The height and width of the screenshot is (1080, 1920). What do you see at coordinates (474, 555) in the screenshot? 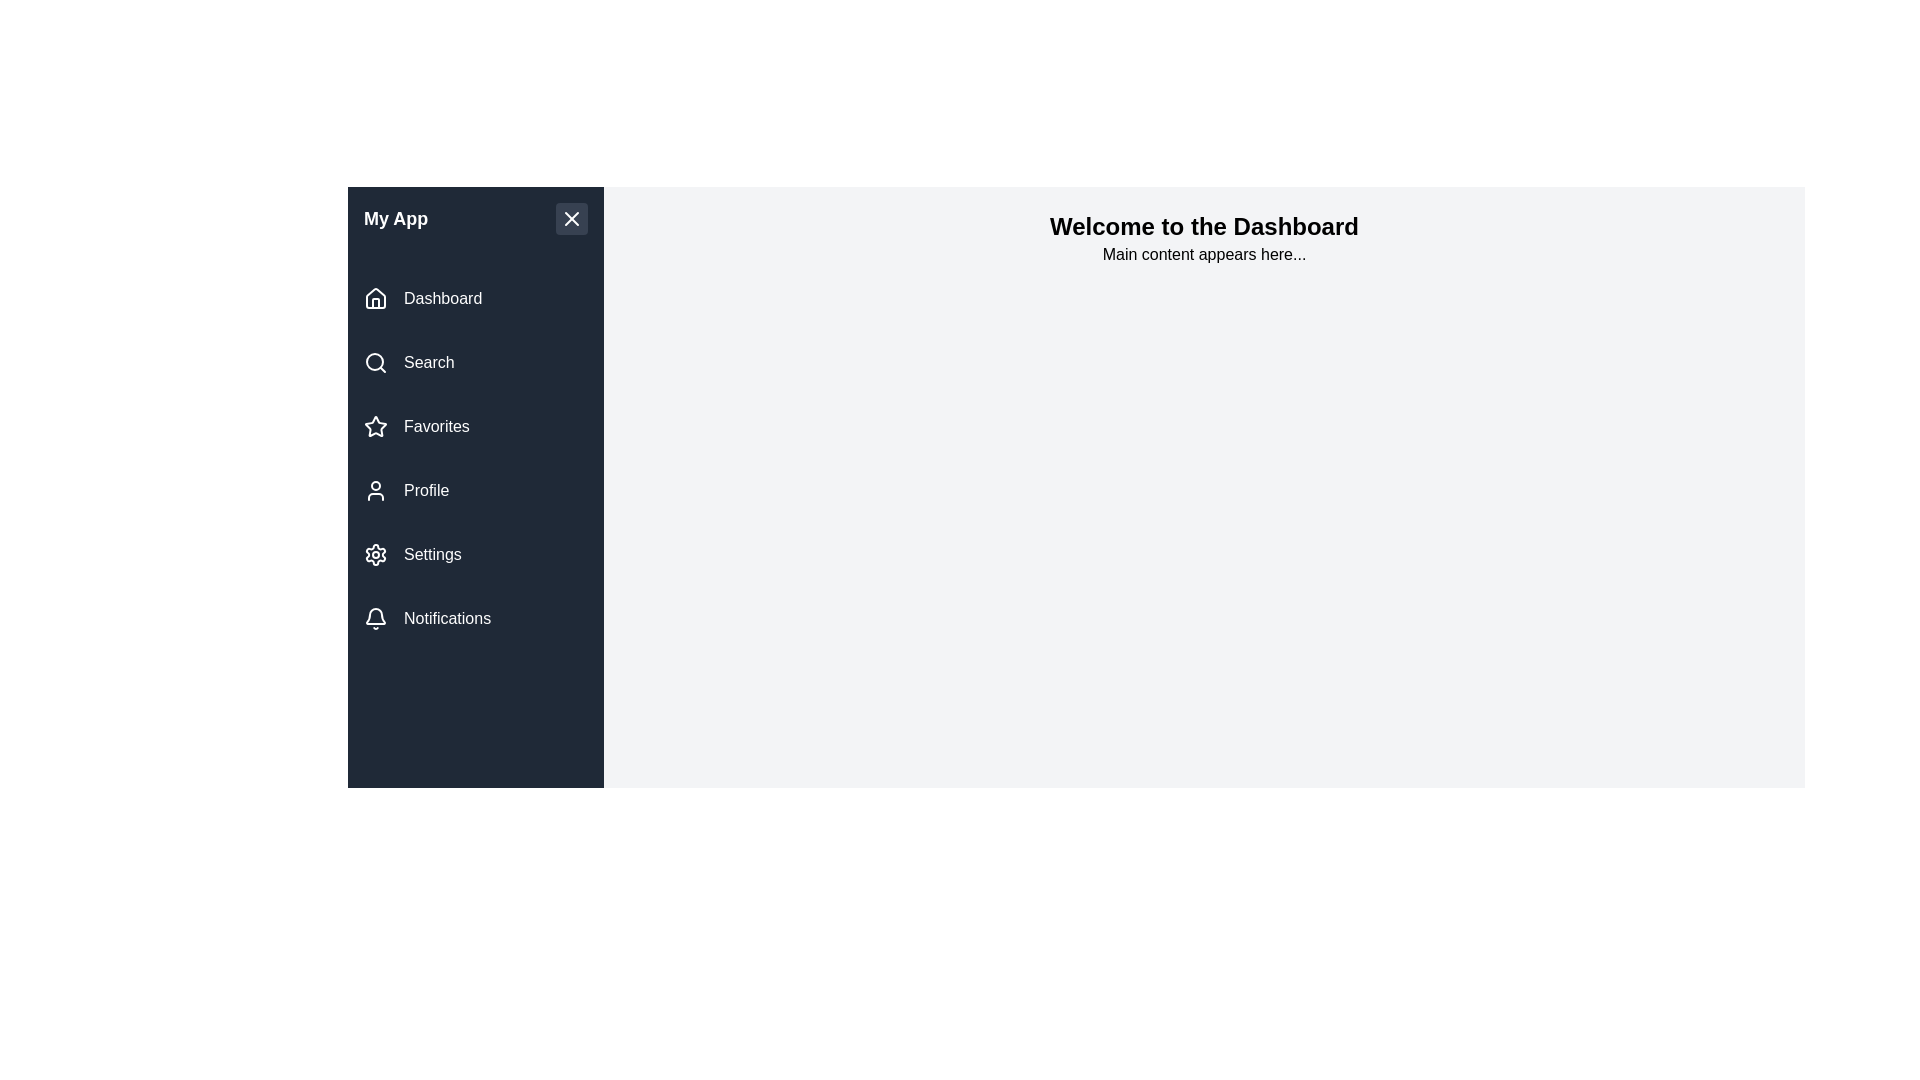
I see `the navigation item Settings from the drawer` at bounding box center [474, 555].